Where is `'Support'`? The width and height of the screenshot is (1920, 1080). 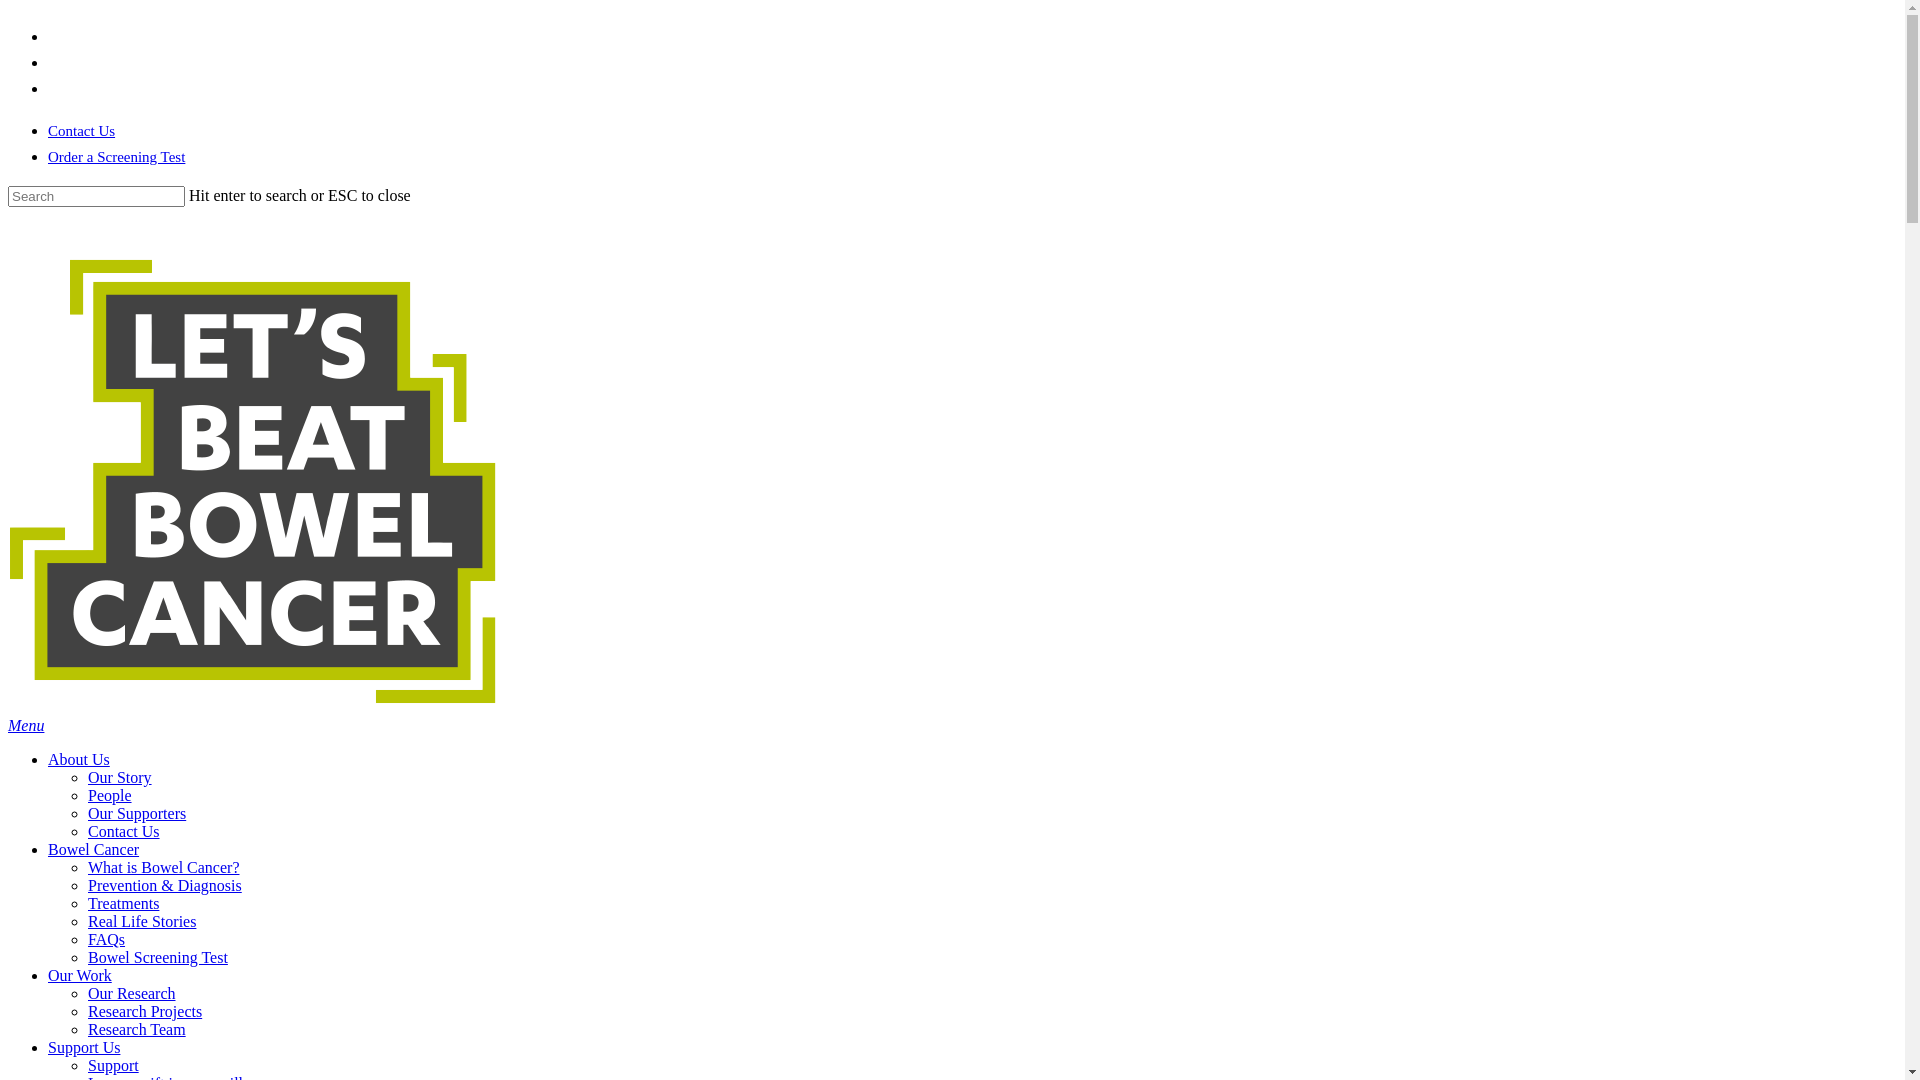
'Support' is located at coordinates (112, 1064).